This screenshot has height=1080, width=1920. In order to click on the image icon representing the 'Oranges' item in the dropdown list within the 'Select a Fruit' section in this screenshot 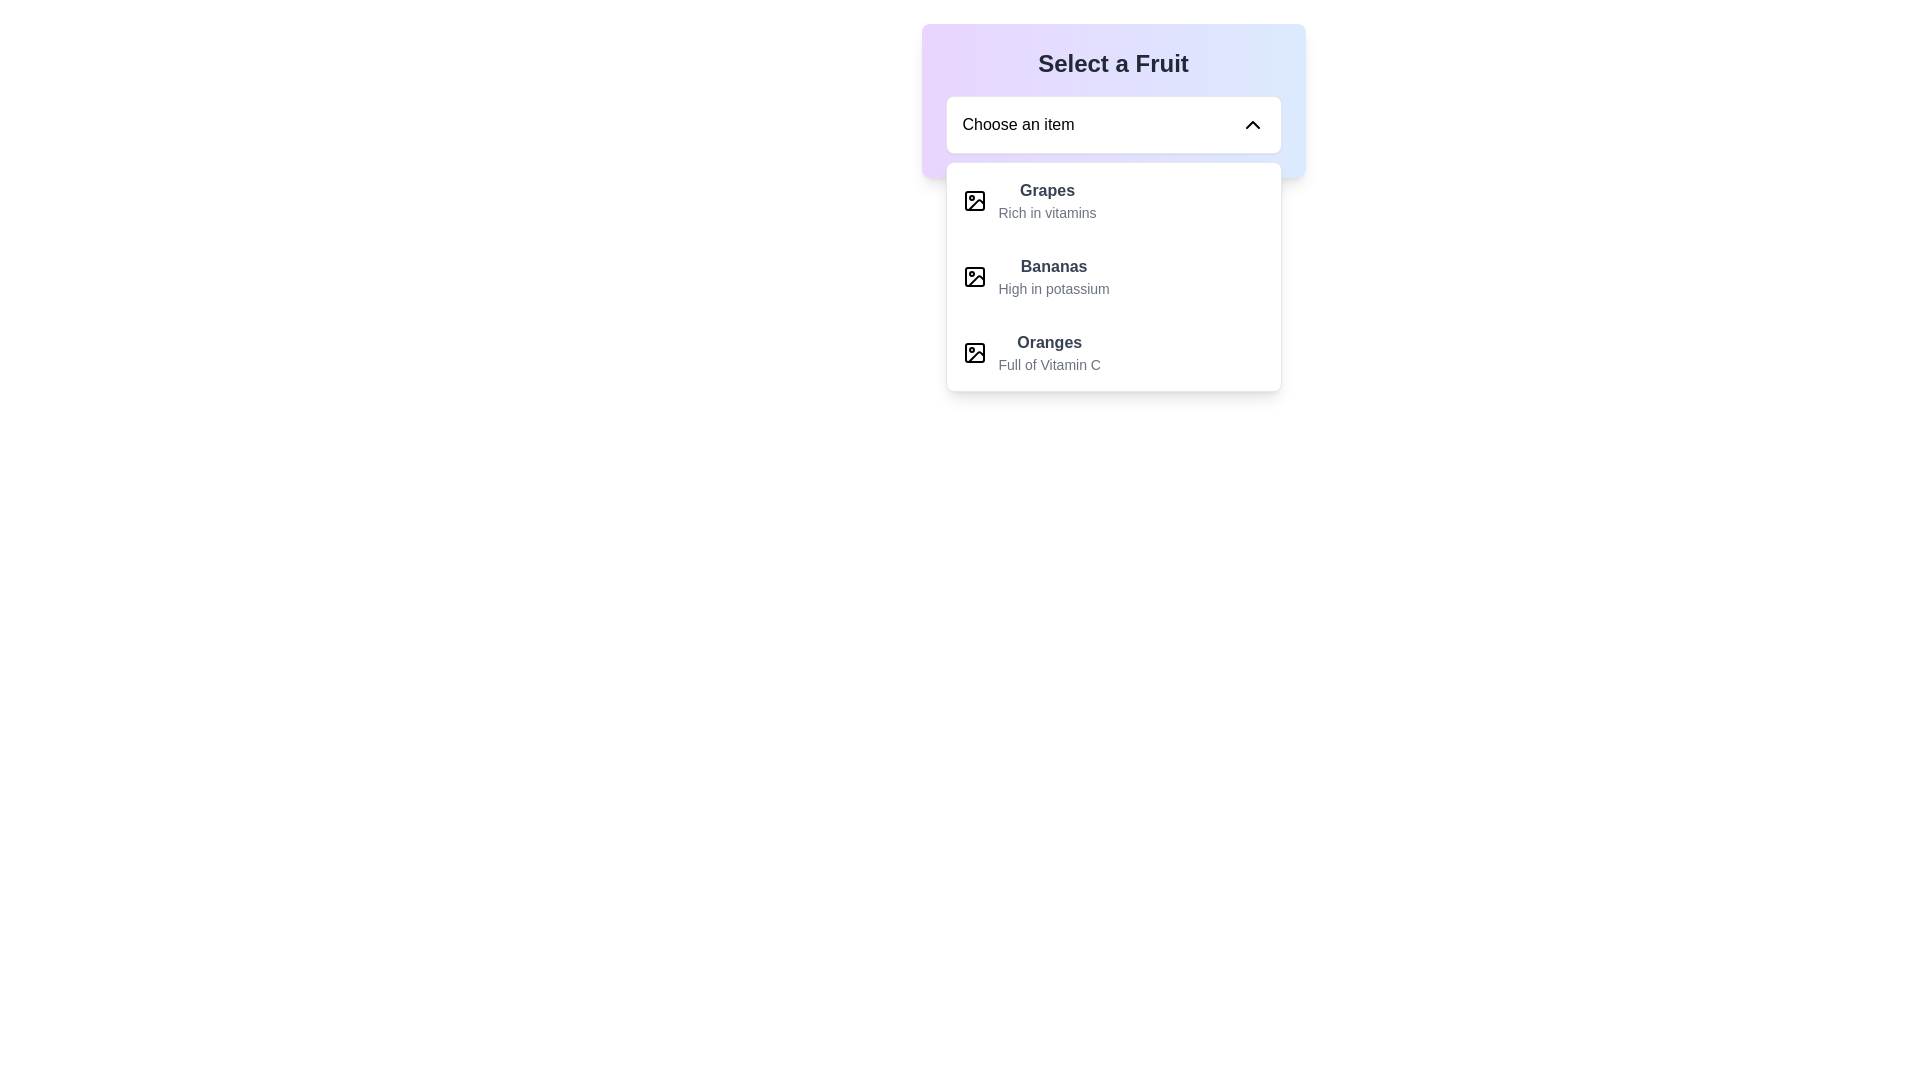, I will do `click(975, 356)`.